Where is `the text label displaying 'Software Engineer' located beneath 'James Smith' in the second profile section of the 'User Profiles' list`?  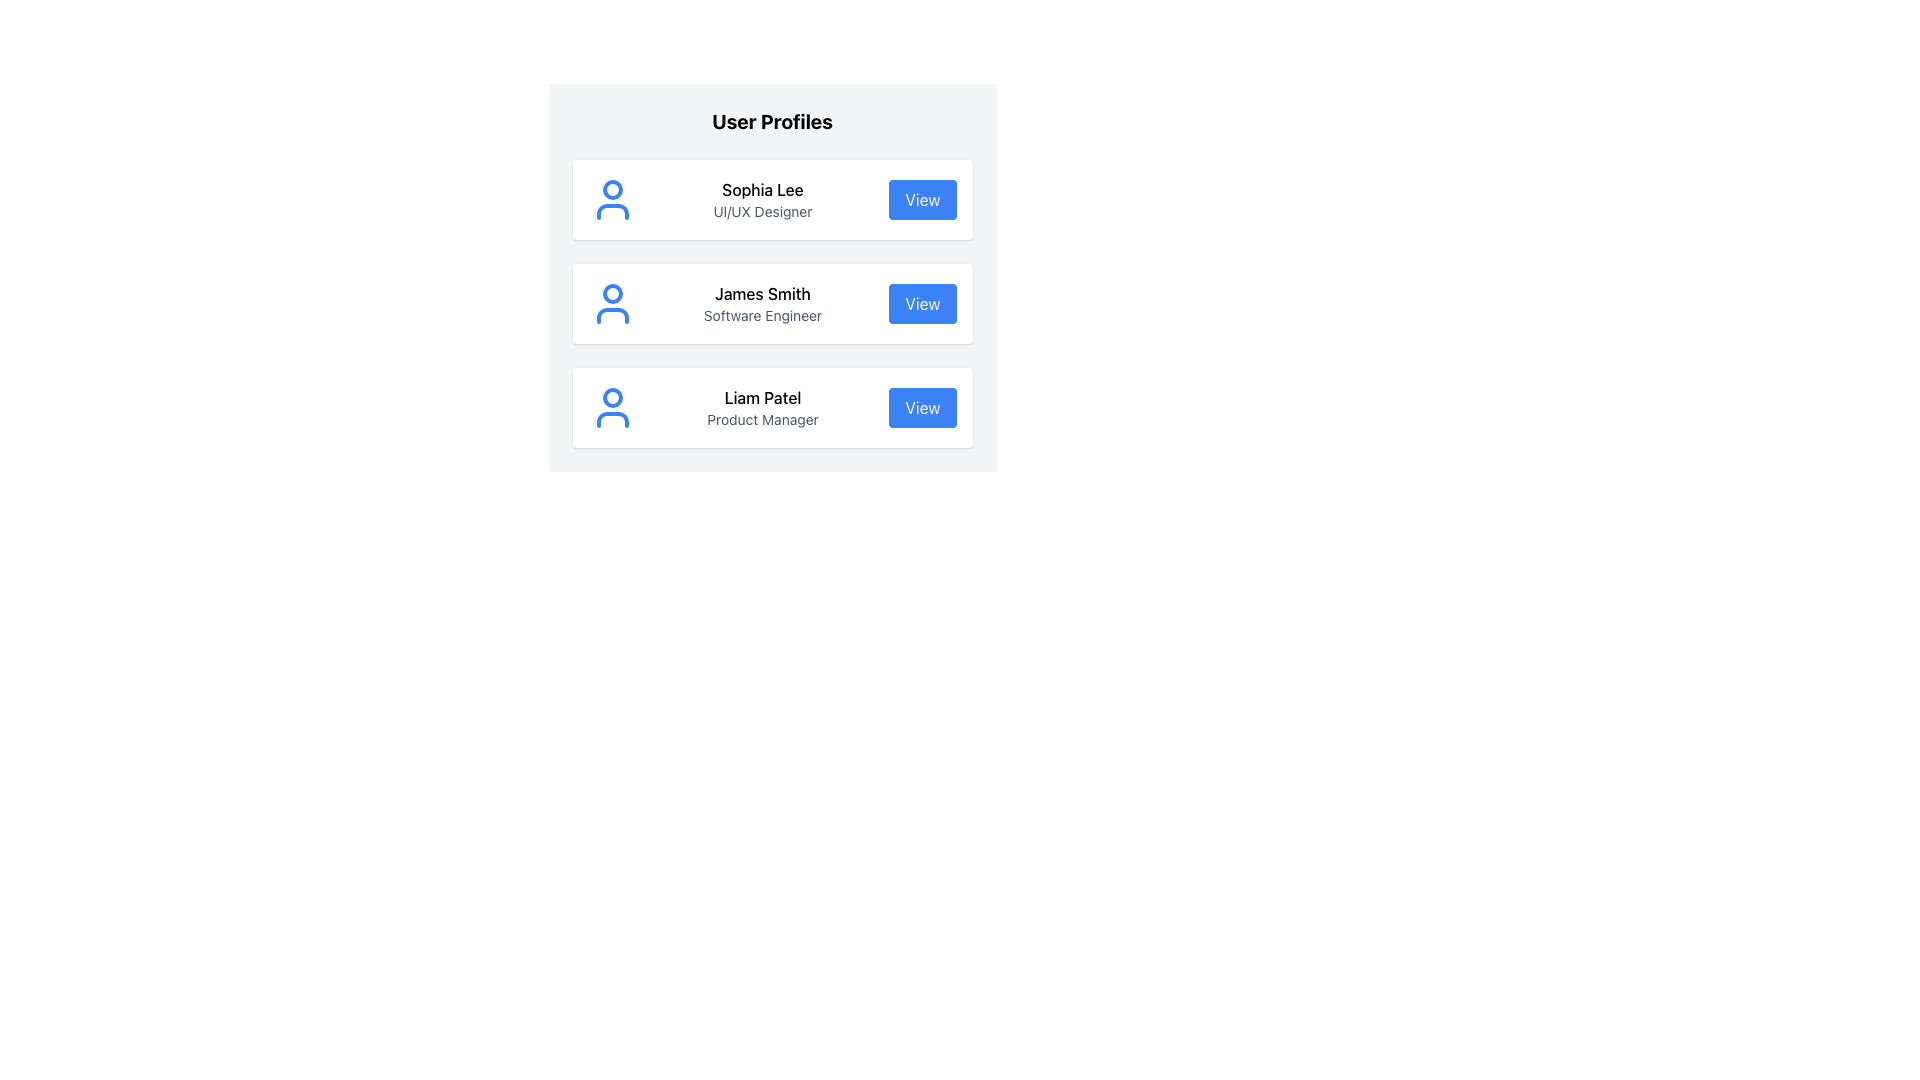 the text label displaying 'Software Engineer' located beneath 'James Smith' in the second profile section of the 'User Profiles' list is located at coordinates (762, 315).